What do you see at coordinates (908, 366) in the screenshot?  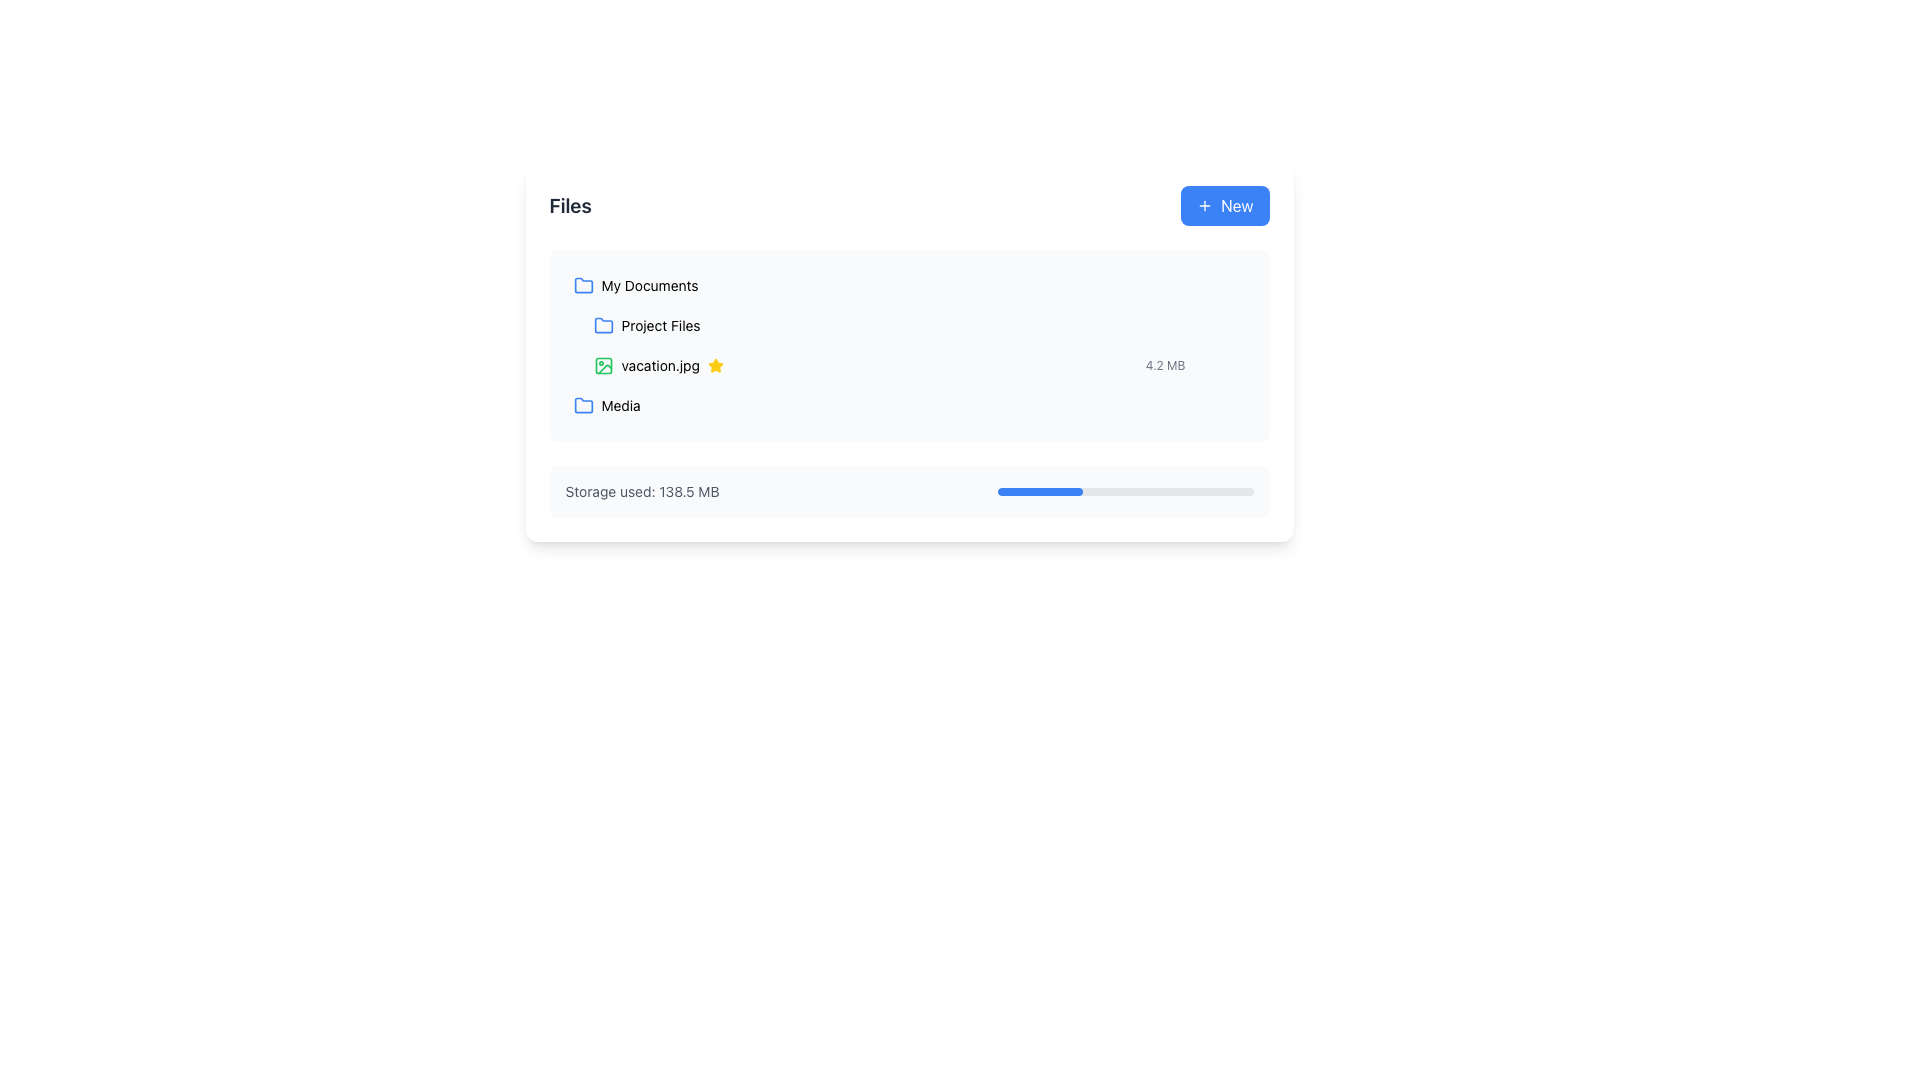 I see `the file representation item for 'vacation.jpg'` at bounding box center [908, 366].